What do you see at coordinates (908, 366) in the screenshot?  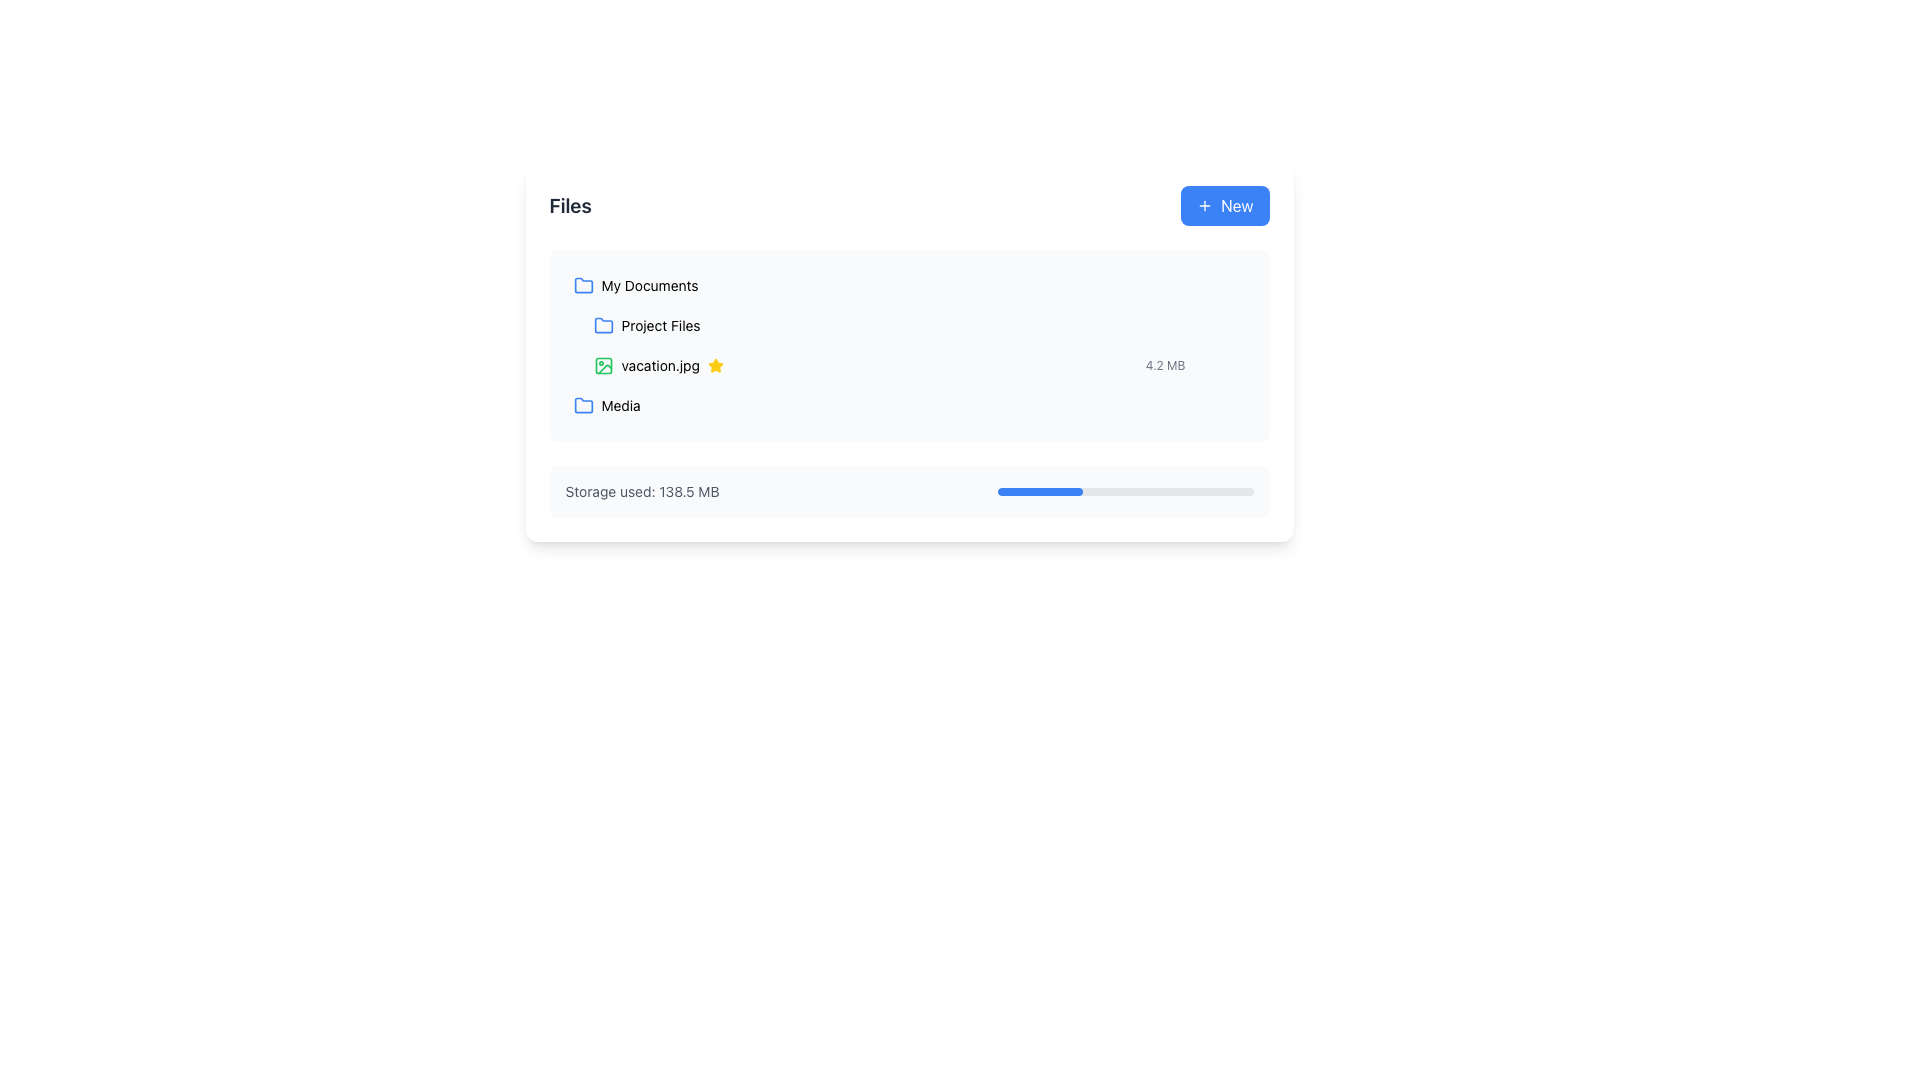 I see `the file representation item for 'vacation.jpg'` at bounding box center [908, 366].